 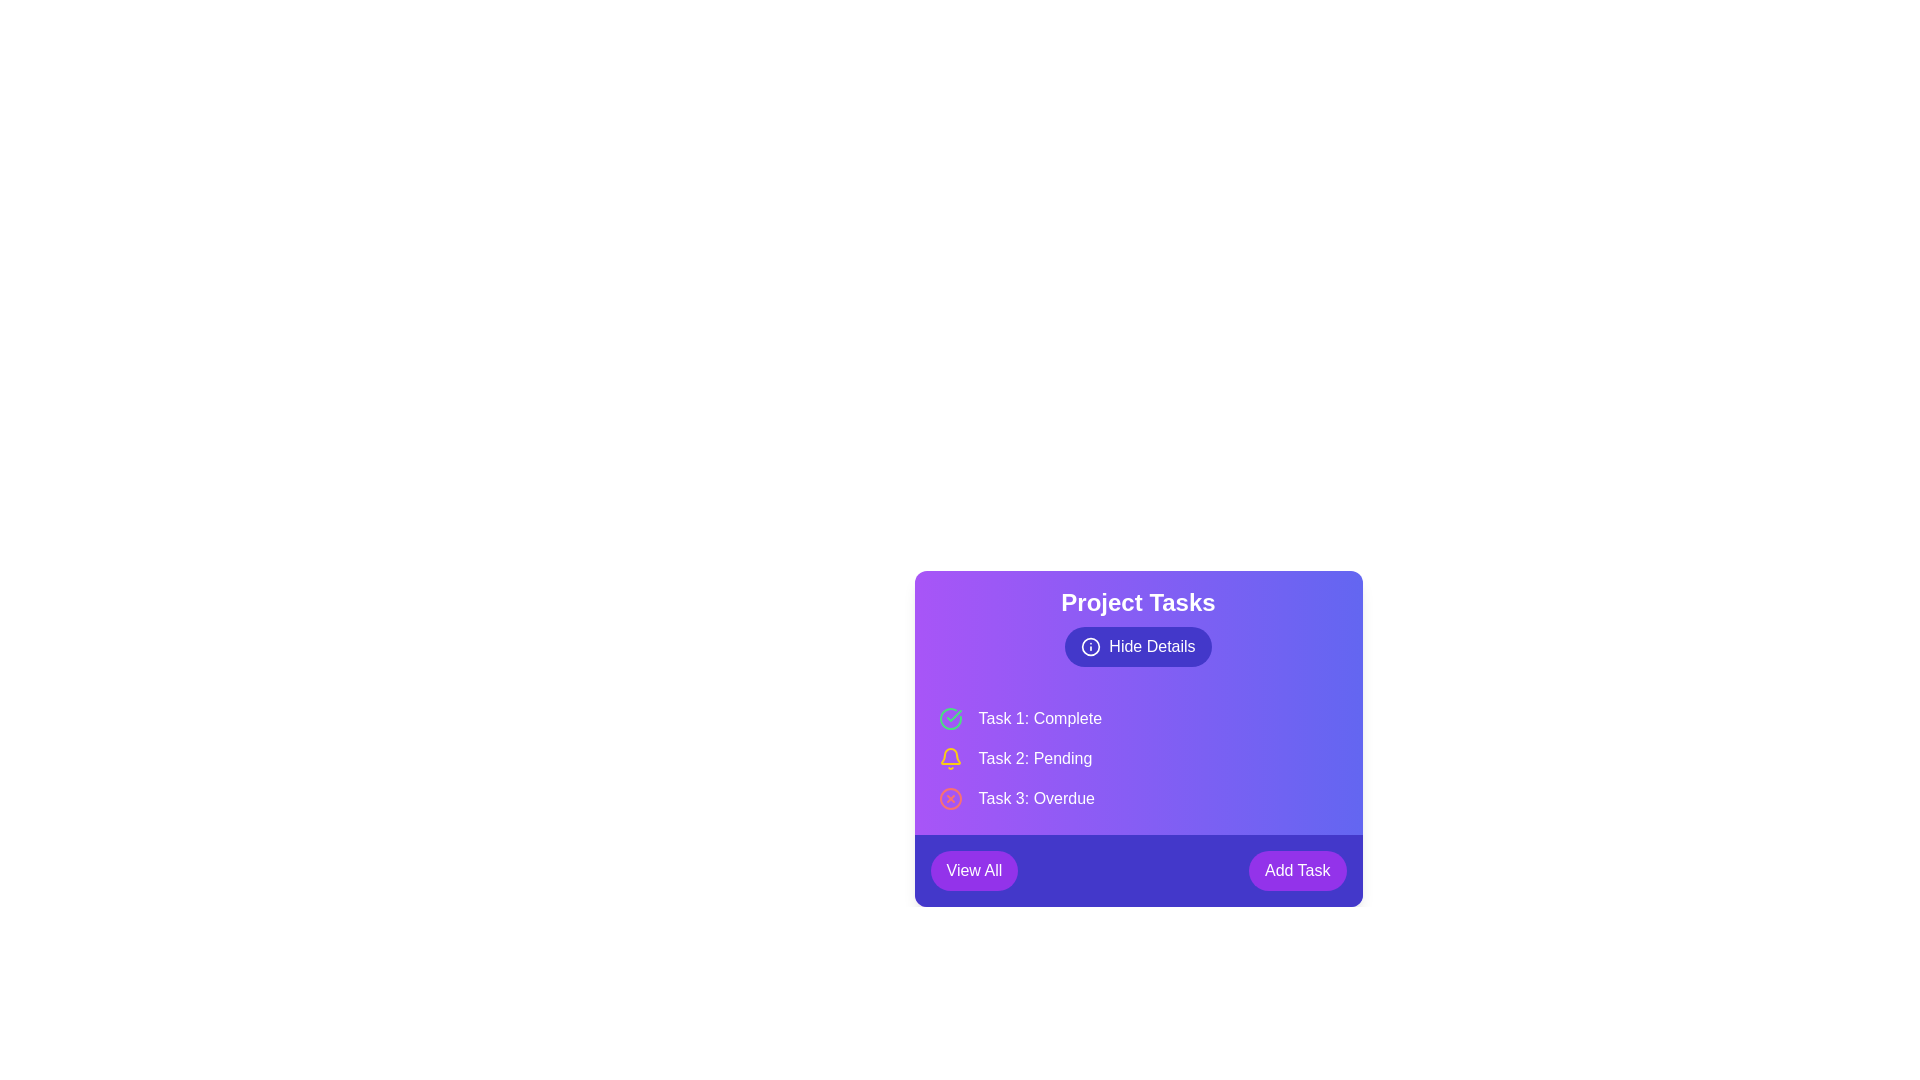 What do you see at coordinates (1138, 797) in the screenshot?
I see `the List item labeled 'Task 3: Overdue', which is the third item in the vertical list of tasks within the 'Project Tasks' section` at bounding box center [1138, 797].